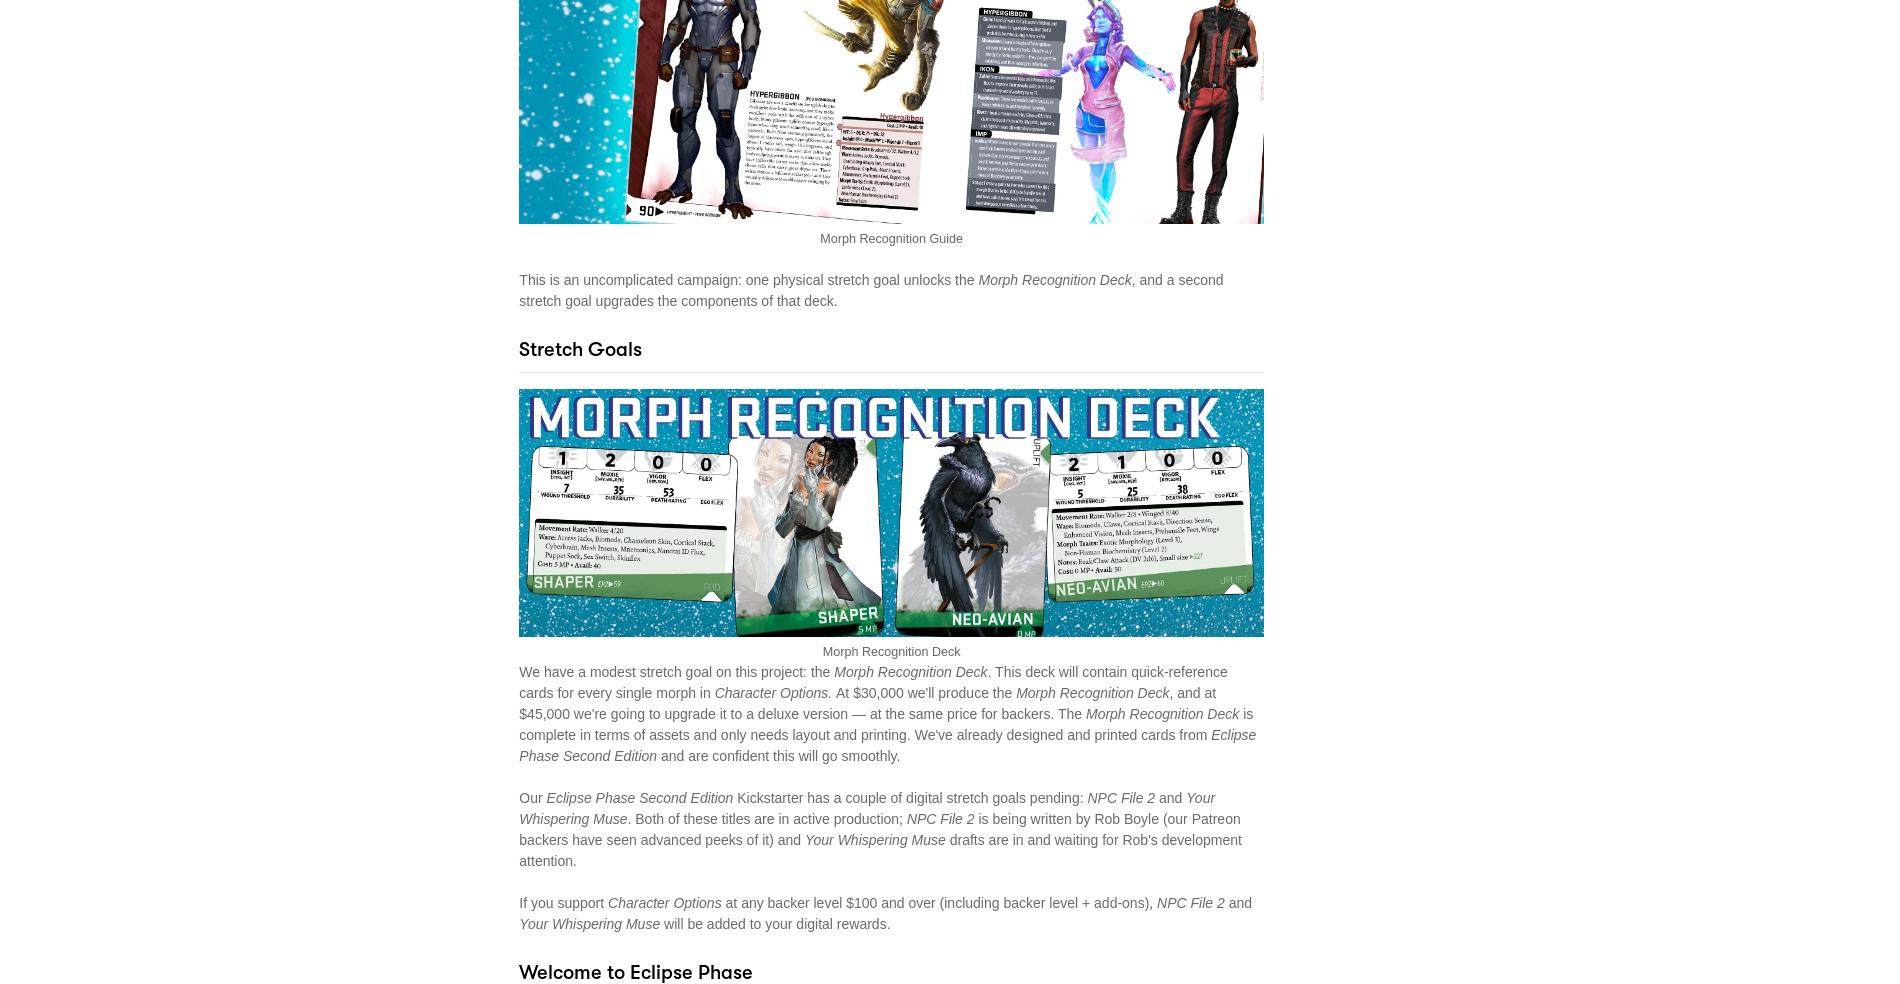  What do you see at coordinates (747, 279) in the screenshot?
I see `'This is an uncomplicated campaign: one physical stretch goal unlocks the'` at bounding box center [747, 279].